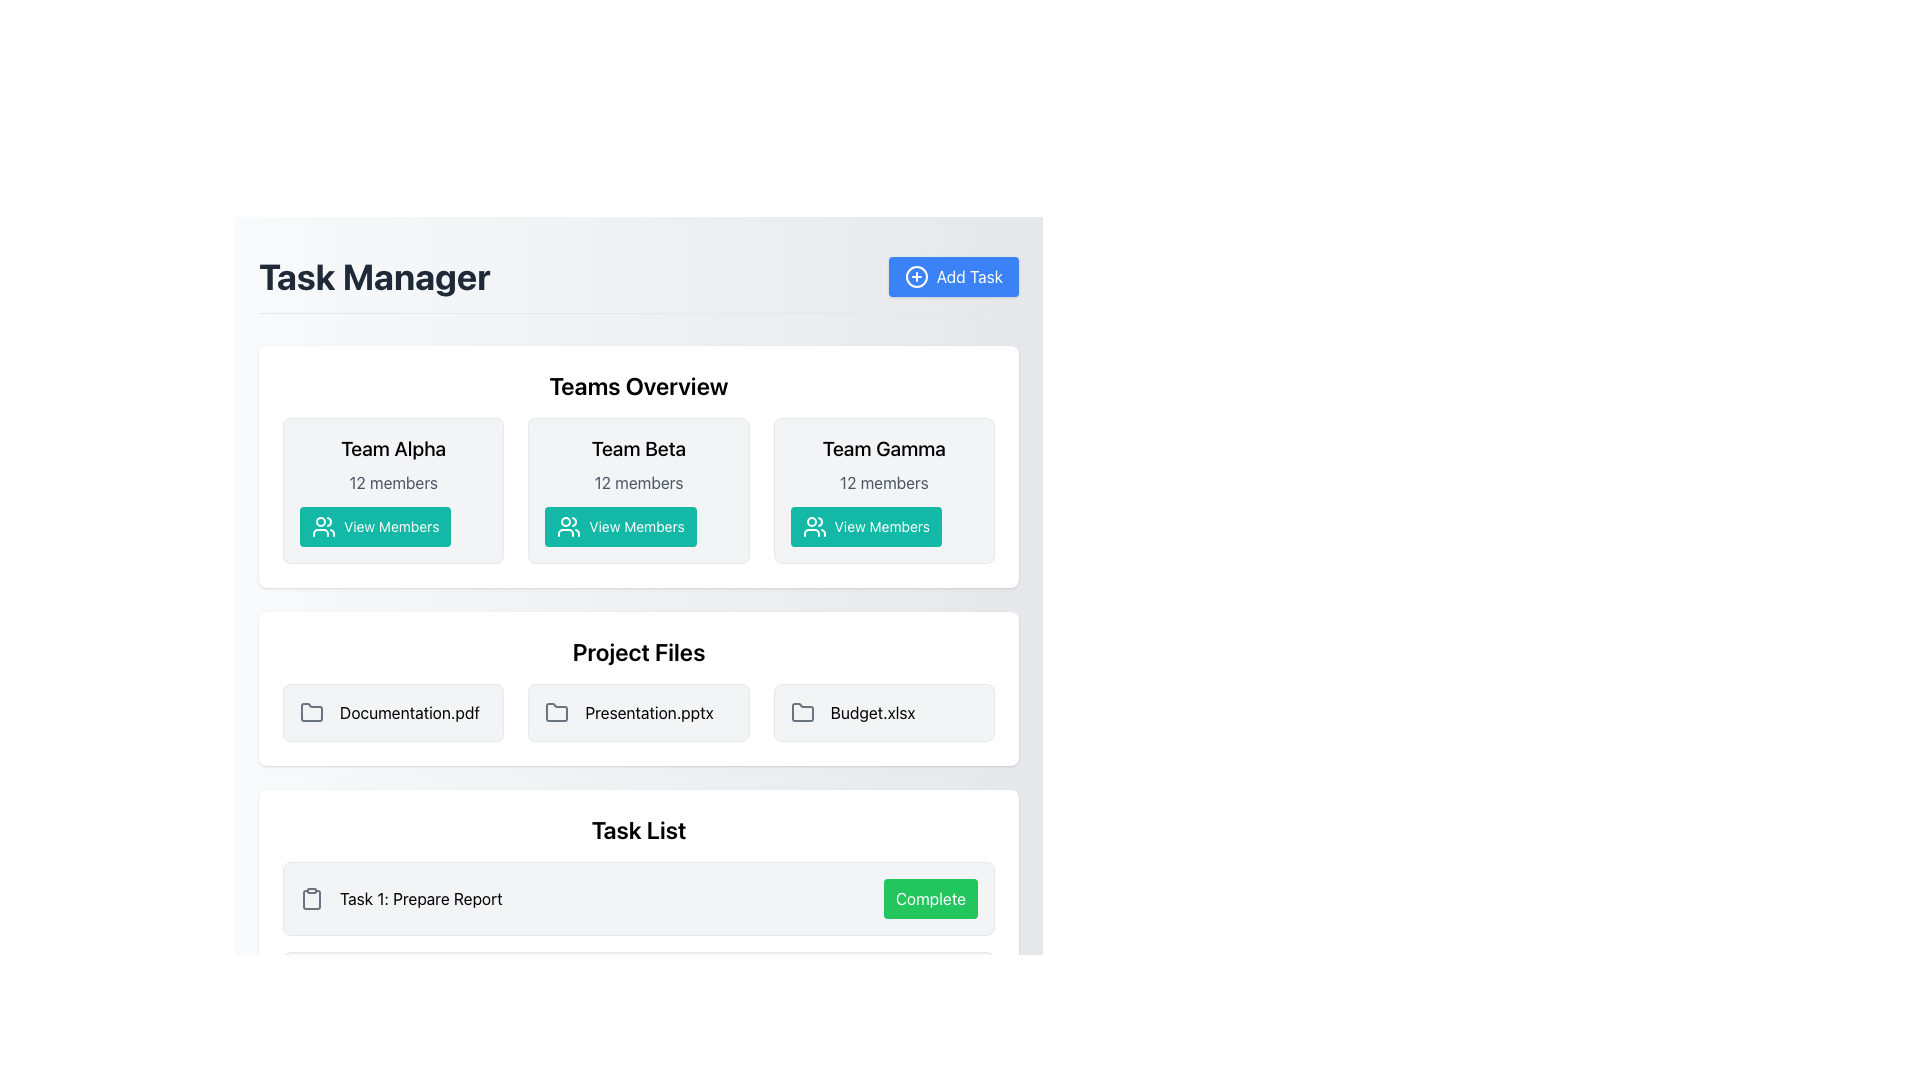 The height and width of the screenshot is (1080, 1920). What do you see at coordinates (311, 897) in the screenshot?
I see `the clipboard icon located to the left of the label 'Task 1: Prepare Report' in the 'Task List' section` at bounding box center [311, 897].